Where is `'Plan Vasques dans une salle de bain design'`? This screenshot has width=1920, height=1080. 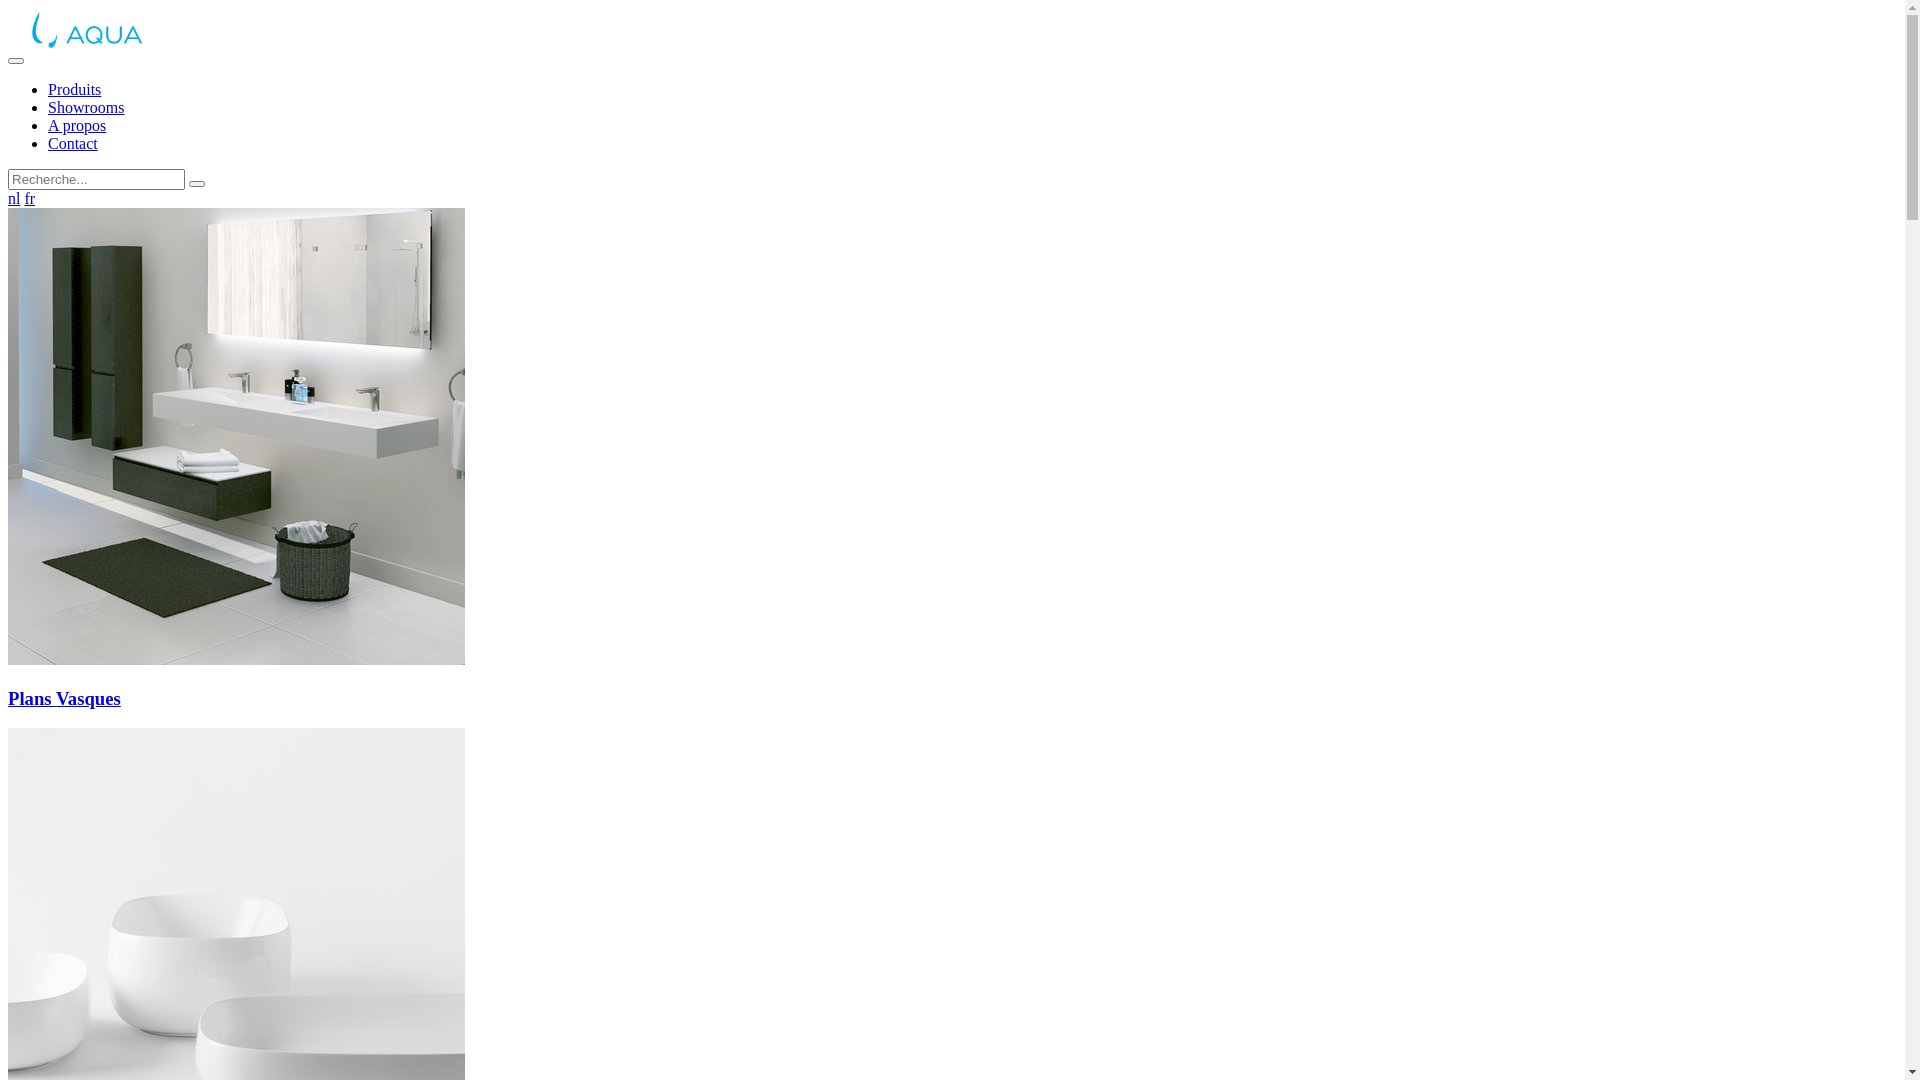
'Plan Vasques dans une salle de bain design' is located at coordinates (236, 435).